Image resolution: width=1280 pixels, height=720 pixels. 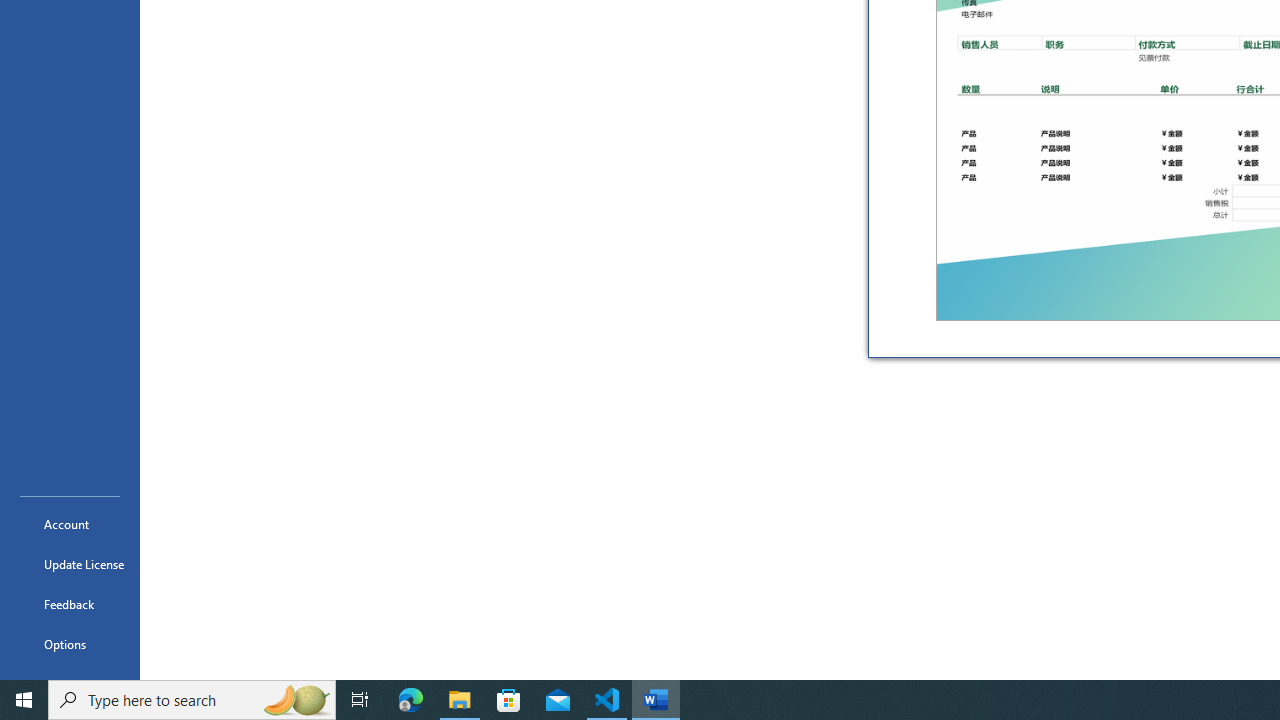 What do you see at coordinates (656, 698) in the screenshot?
I see `'Word - 1 running window'` at bounding box center [656, 698].